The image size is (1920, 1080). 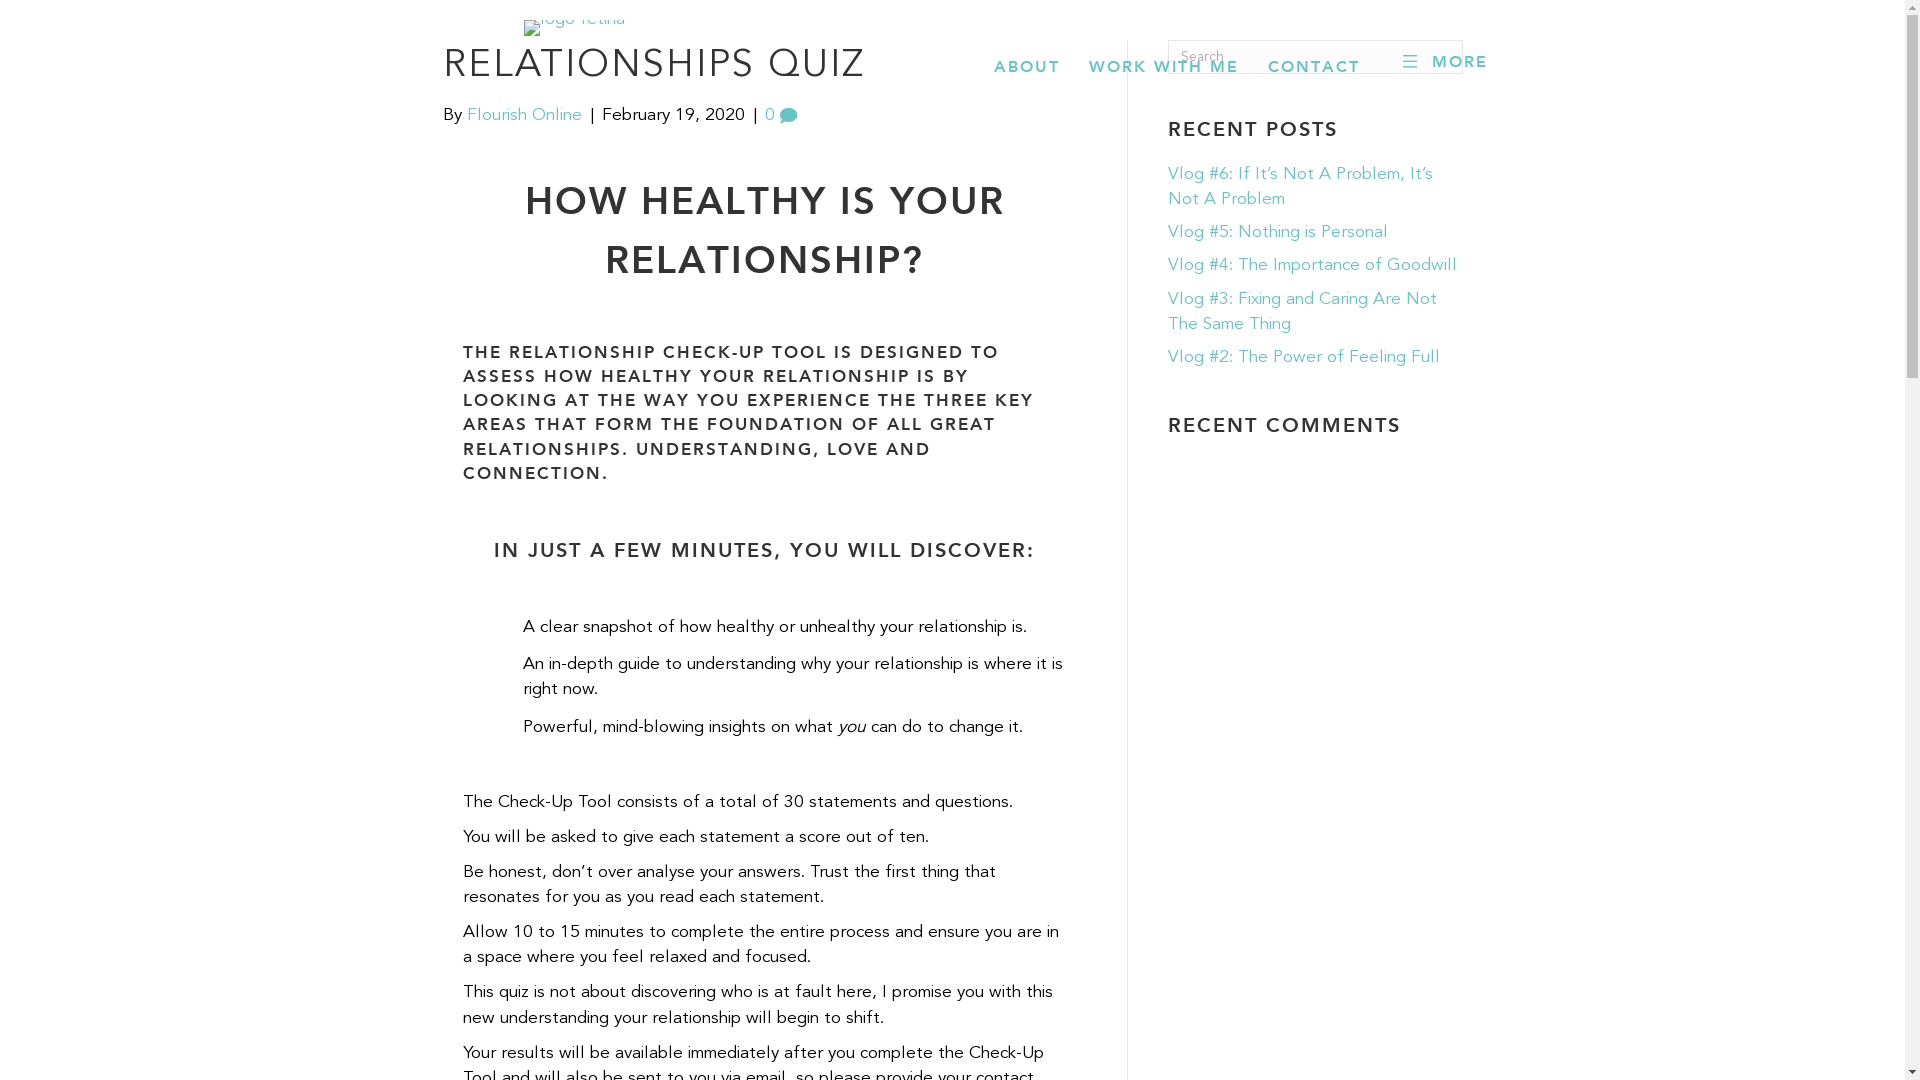 What do you see at coordinates (1314, 64) in the screenshot?
I see `'CONTACT'` at bounding box center [1314, 64].